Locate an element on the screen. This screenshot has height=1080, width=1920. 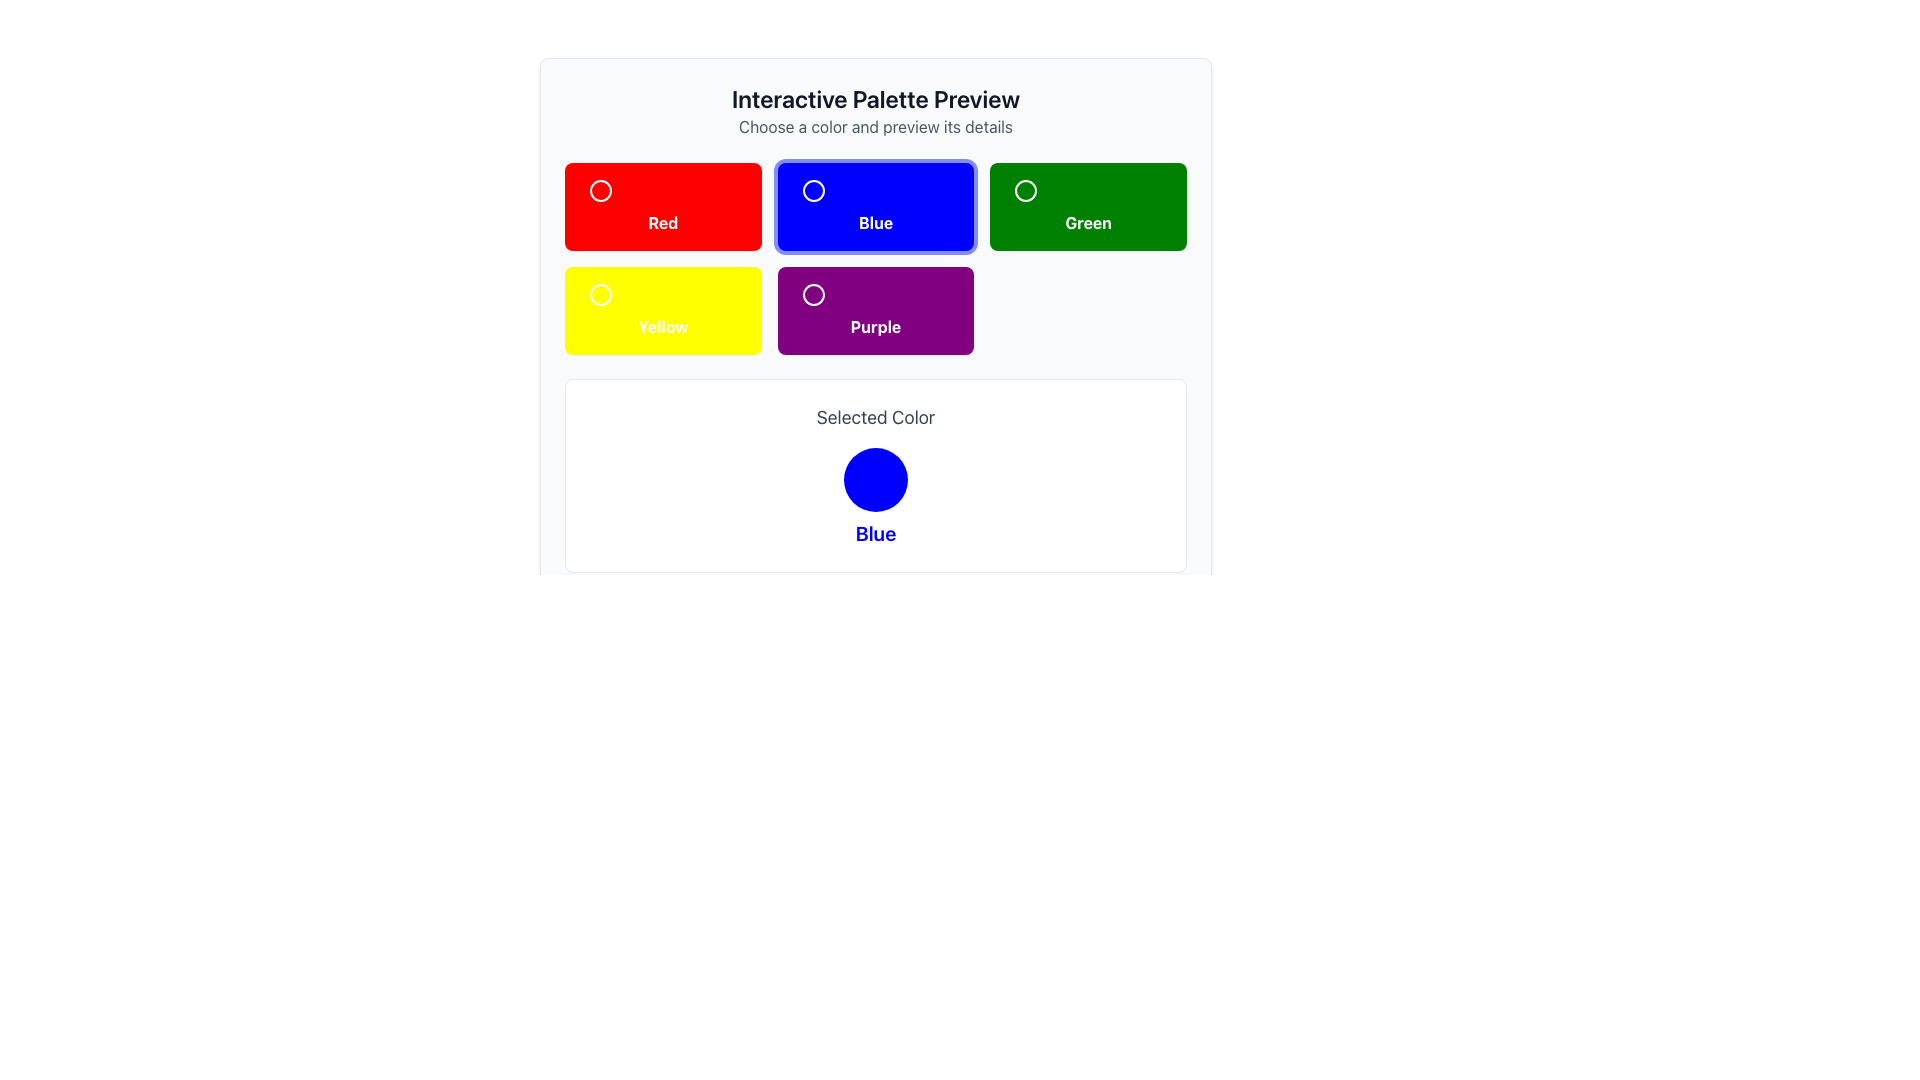
the text label that says 'Blue', which is styled in bold and large font, located within a white box below a blue circle in the 'Selected Color' card is located at coordinates (875, 532).